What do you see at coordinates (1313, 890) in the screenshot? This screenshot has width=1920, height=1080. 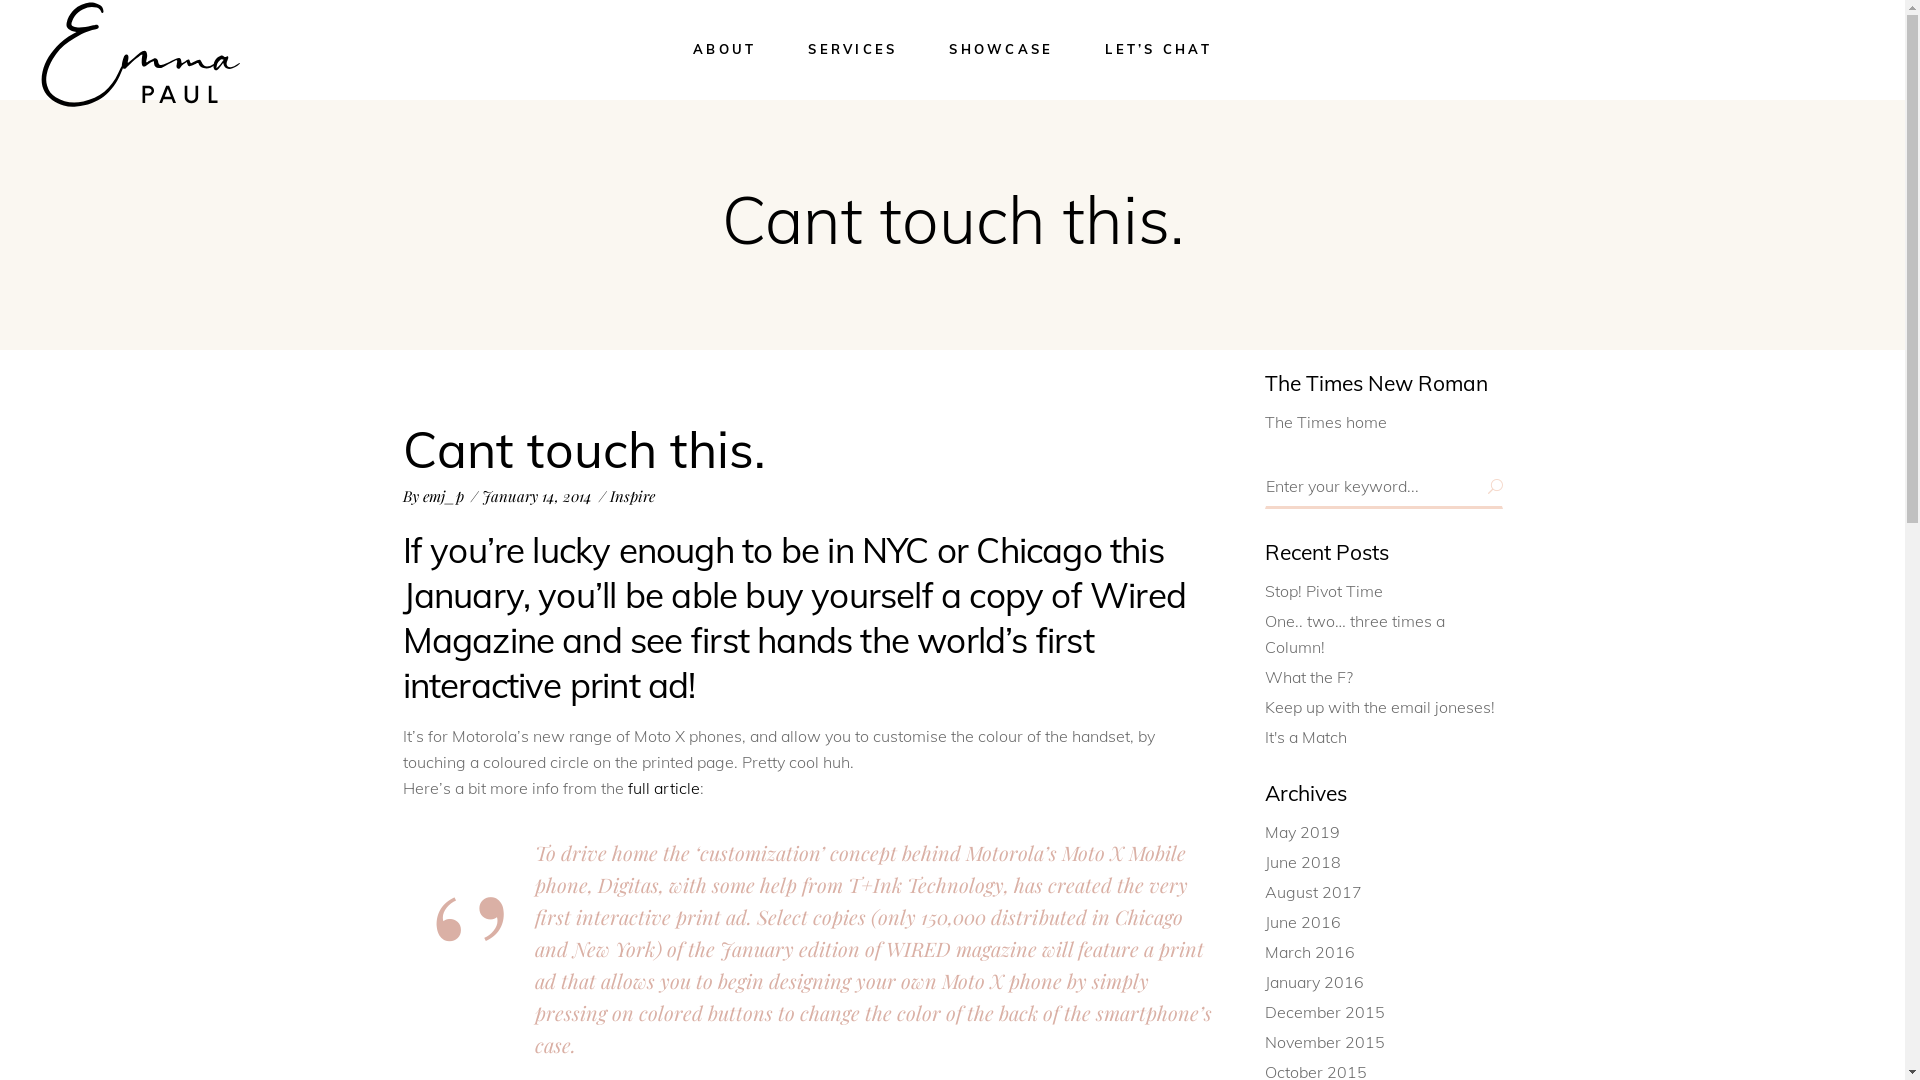 I see `'August 2017'` at bounding box center [1313, 890].